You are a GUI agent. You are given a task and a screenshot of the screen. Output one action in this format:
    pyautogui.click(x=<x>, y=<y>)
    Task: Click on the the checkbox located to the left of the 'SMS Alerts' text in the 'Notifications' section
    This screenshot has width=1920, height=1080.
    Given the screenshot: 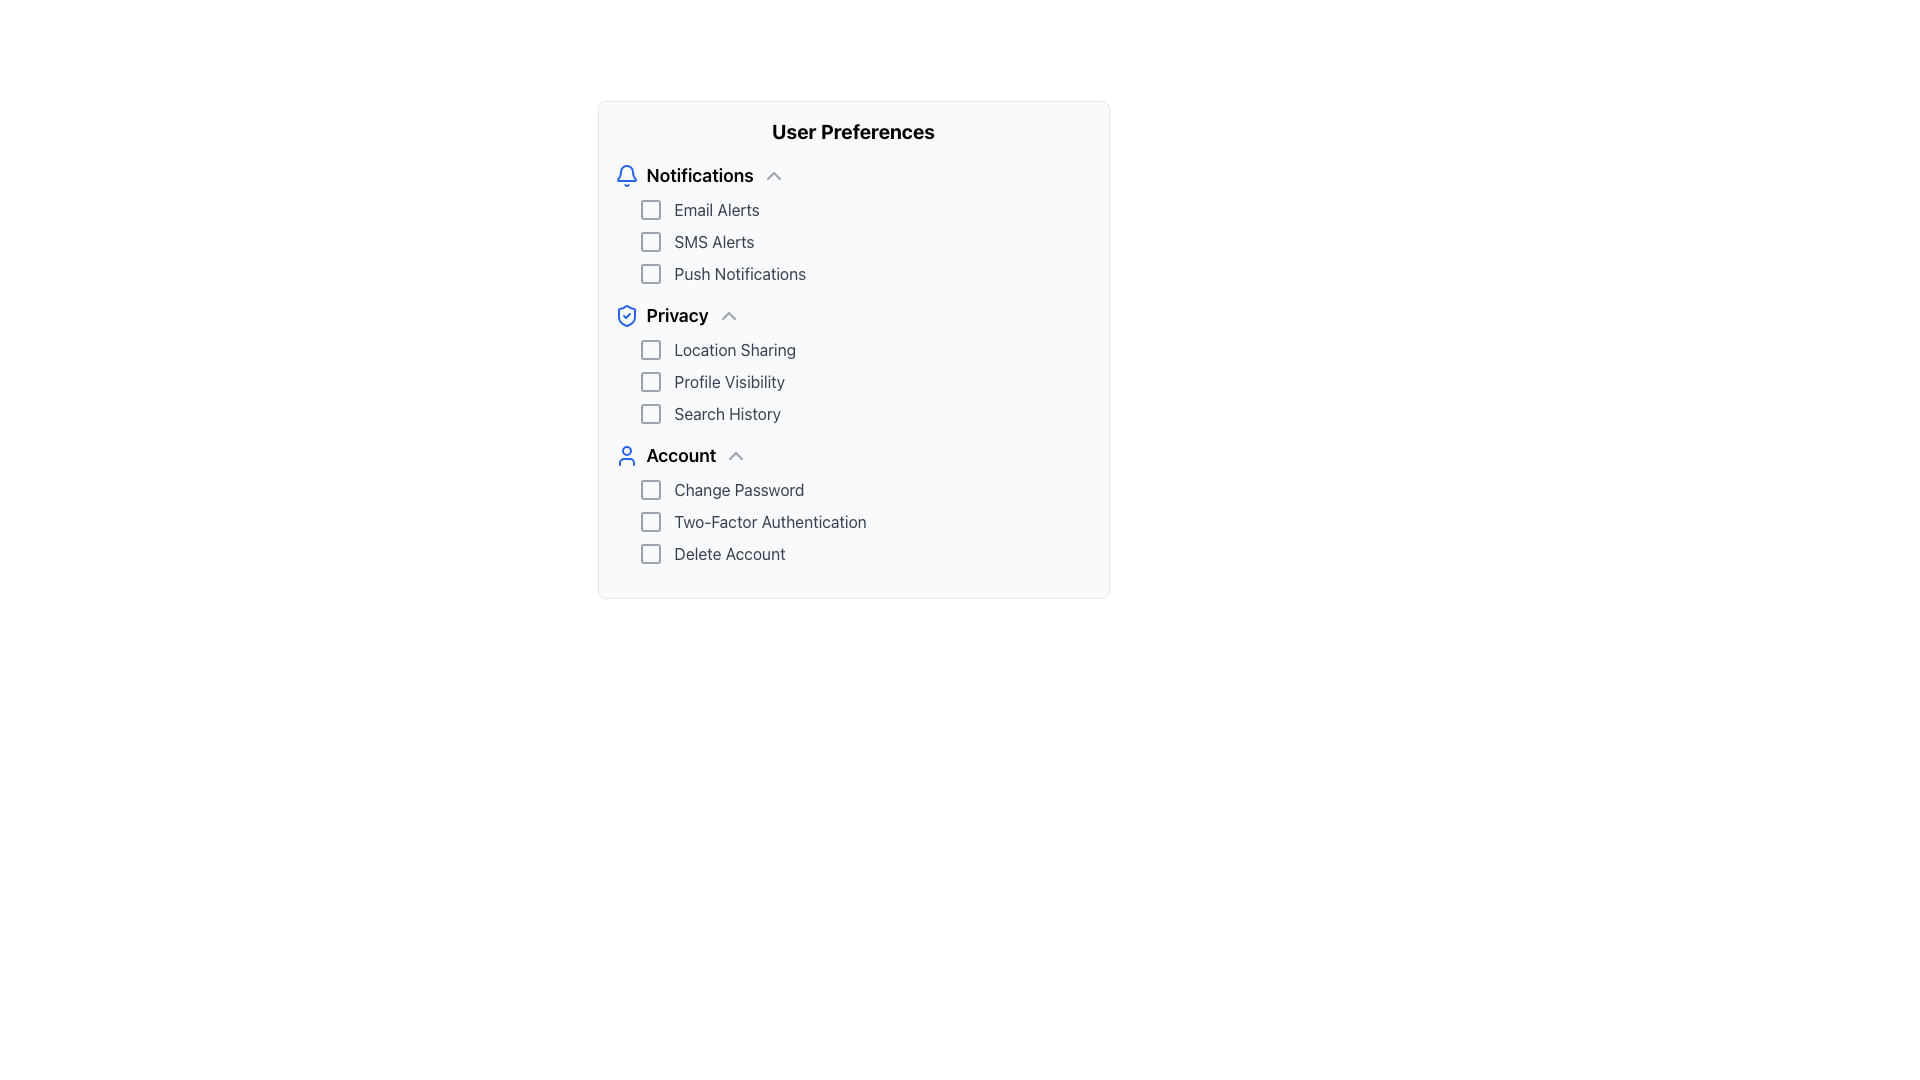 What is the action you would take?
    pyautogui.click(x=650, y=241)
    